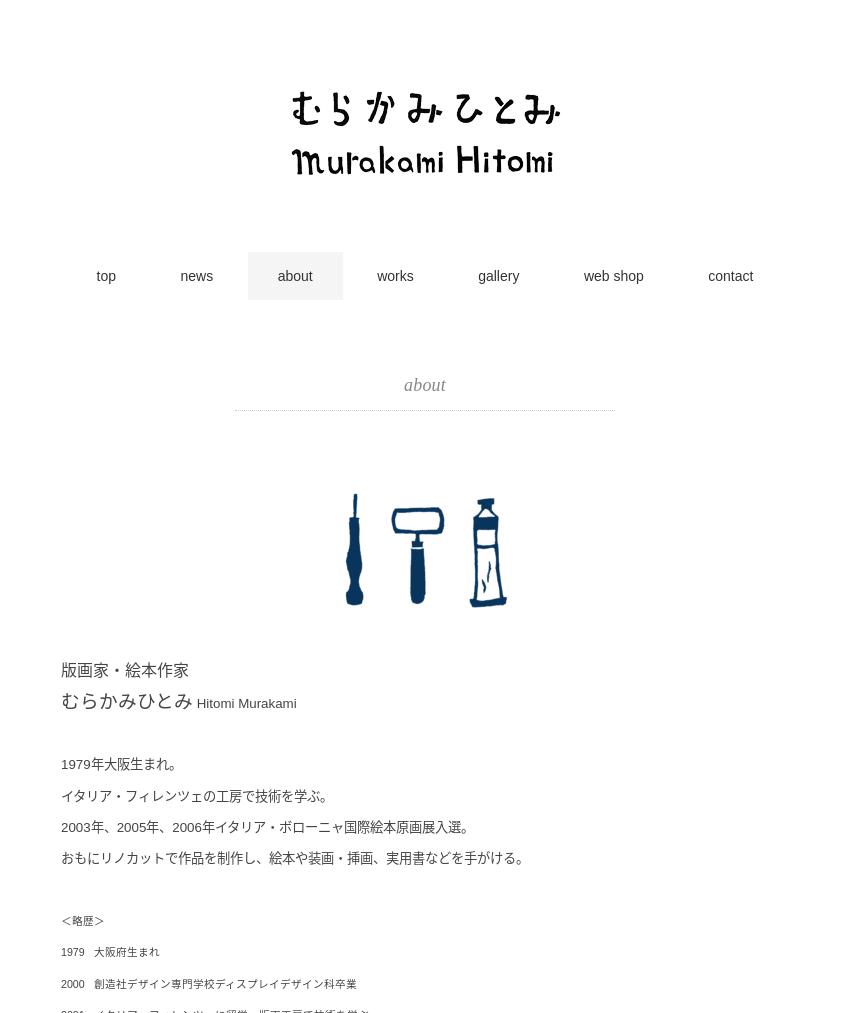 The image size is (850, 1013). What do you see at coordinates (207, 983) in the screenshot?
I see `'2000   創造社デザイン専門学校ディスプレイデザイン科卒業'` at bounding box center [207, 983].